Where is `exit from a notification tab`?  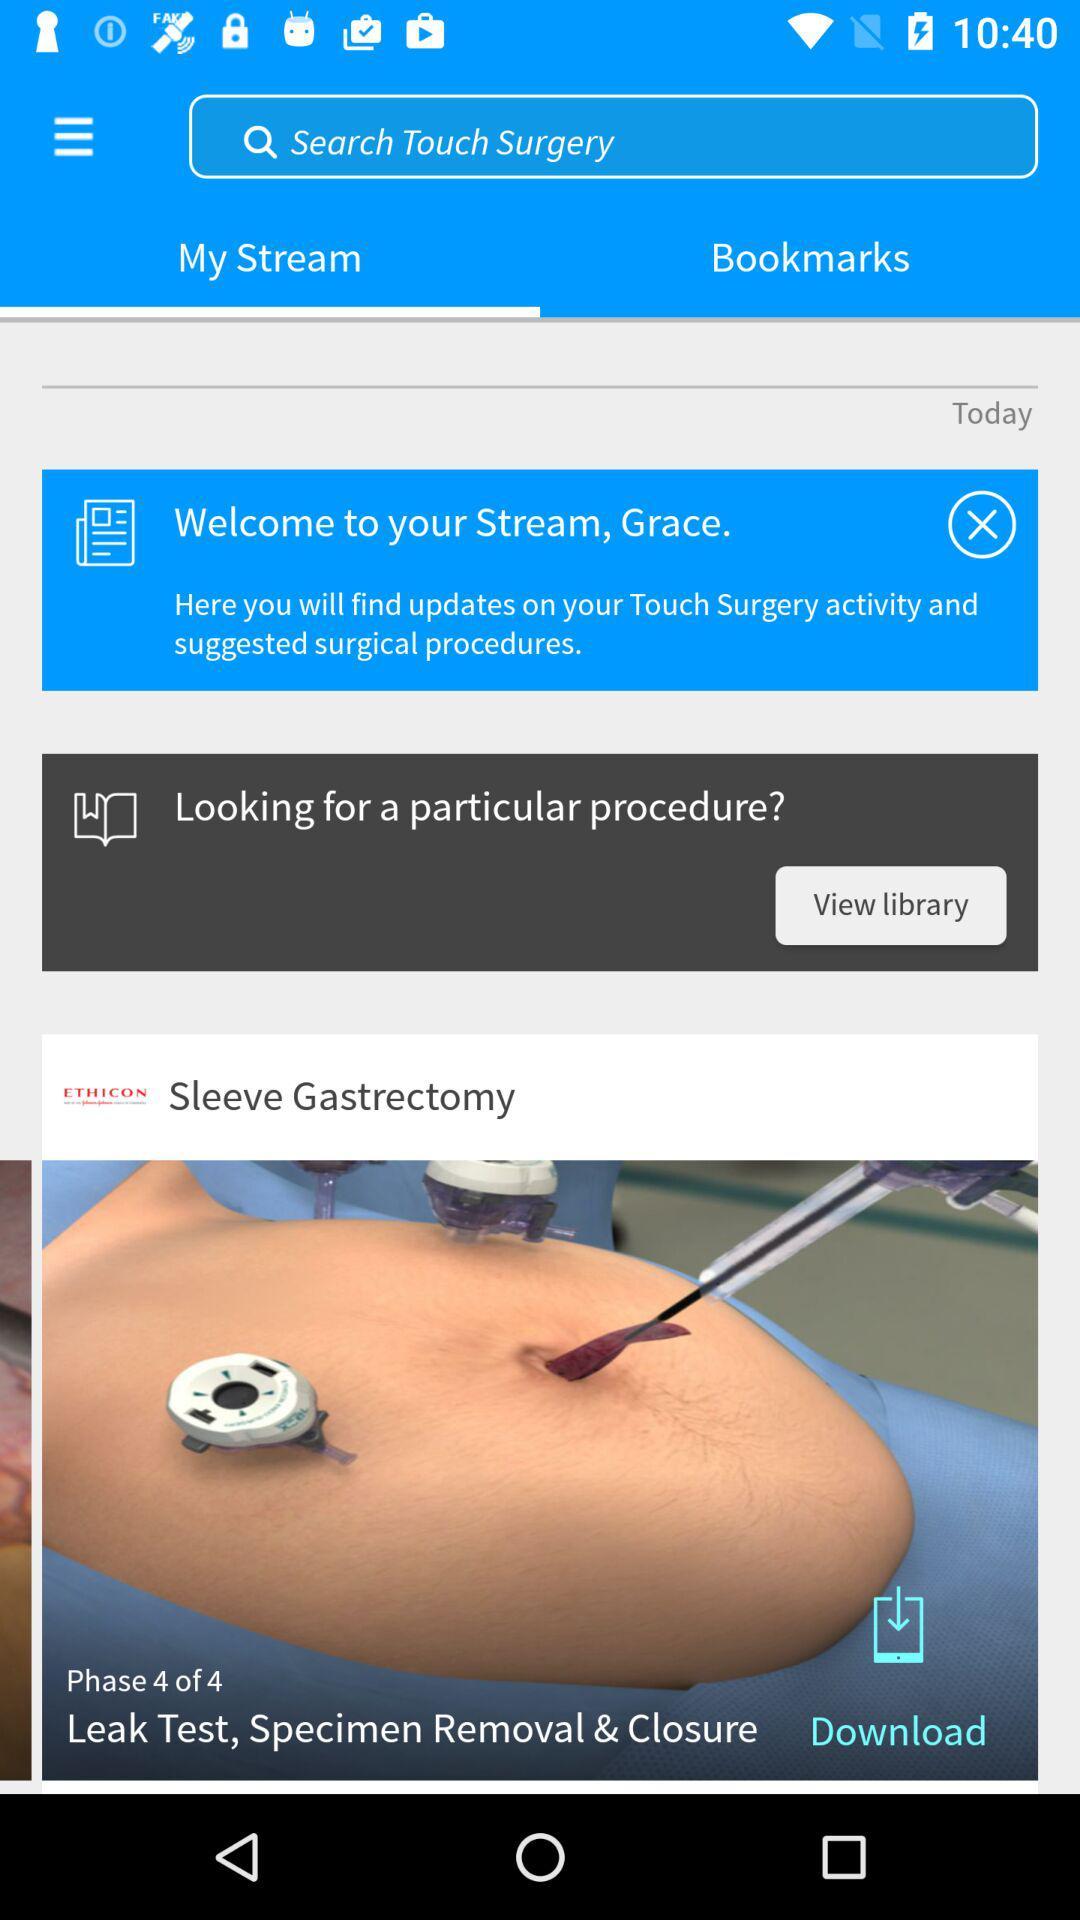
exit from a notification tab is located at coordinates (981, 524).